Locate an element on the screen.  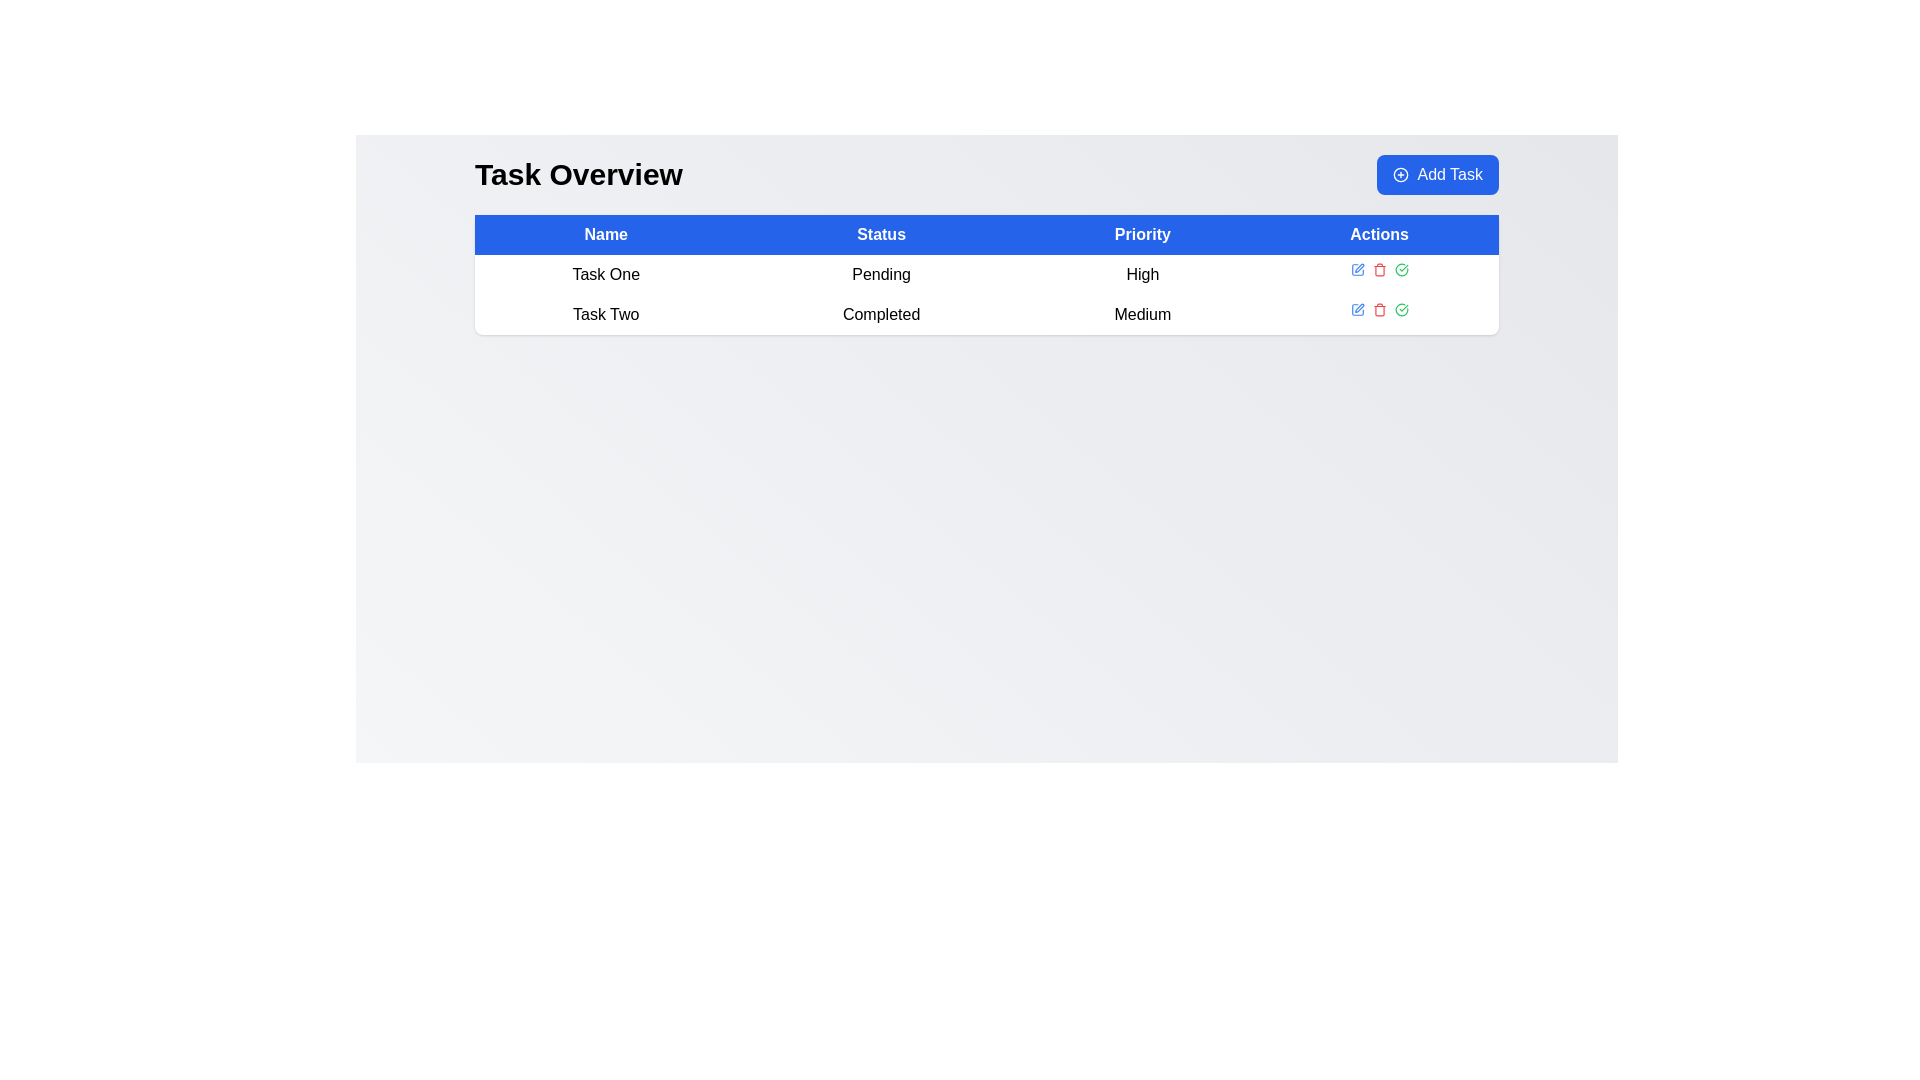
the first row of the task overview table which contains the task name 'Task One', status 'Pending', and priority 'High' is located at coordinates (987, 274).